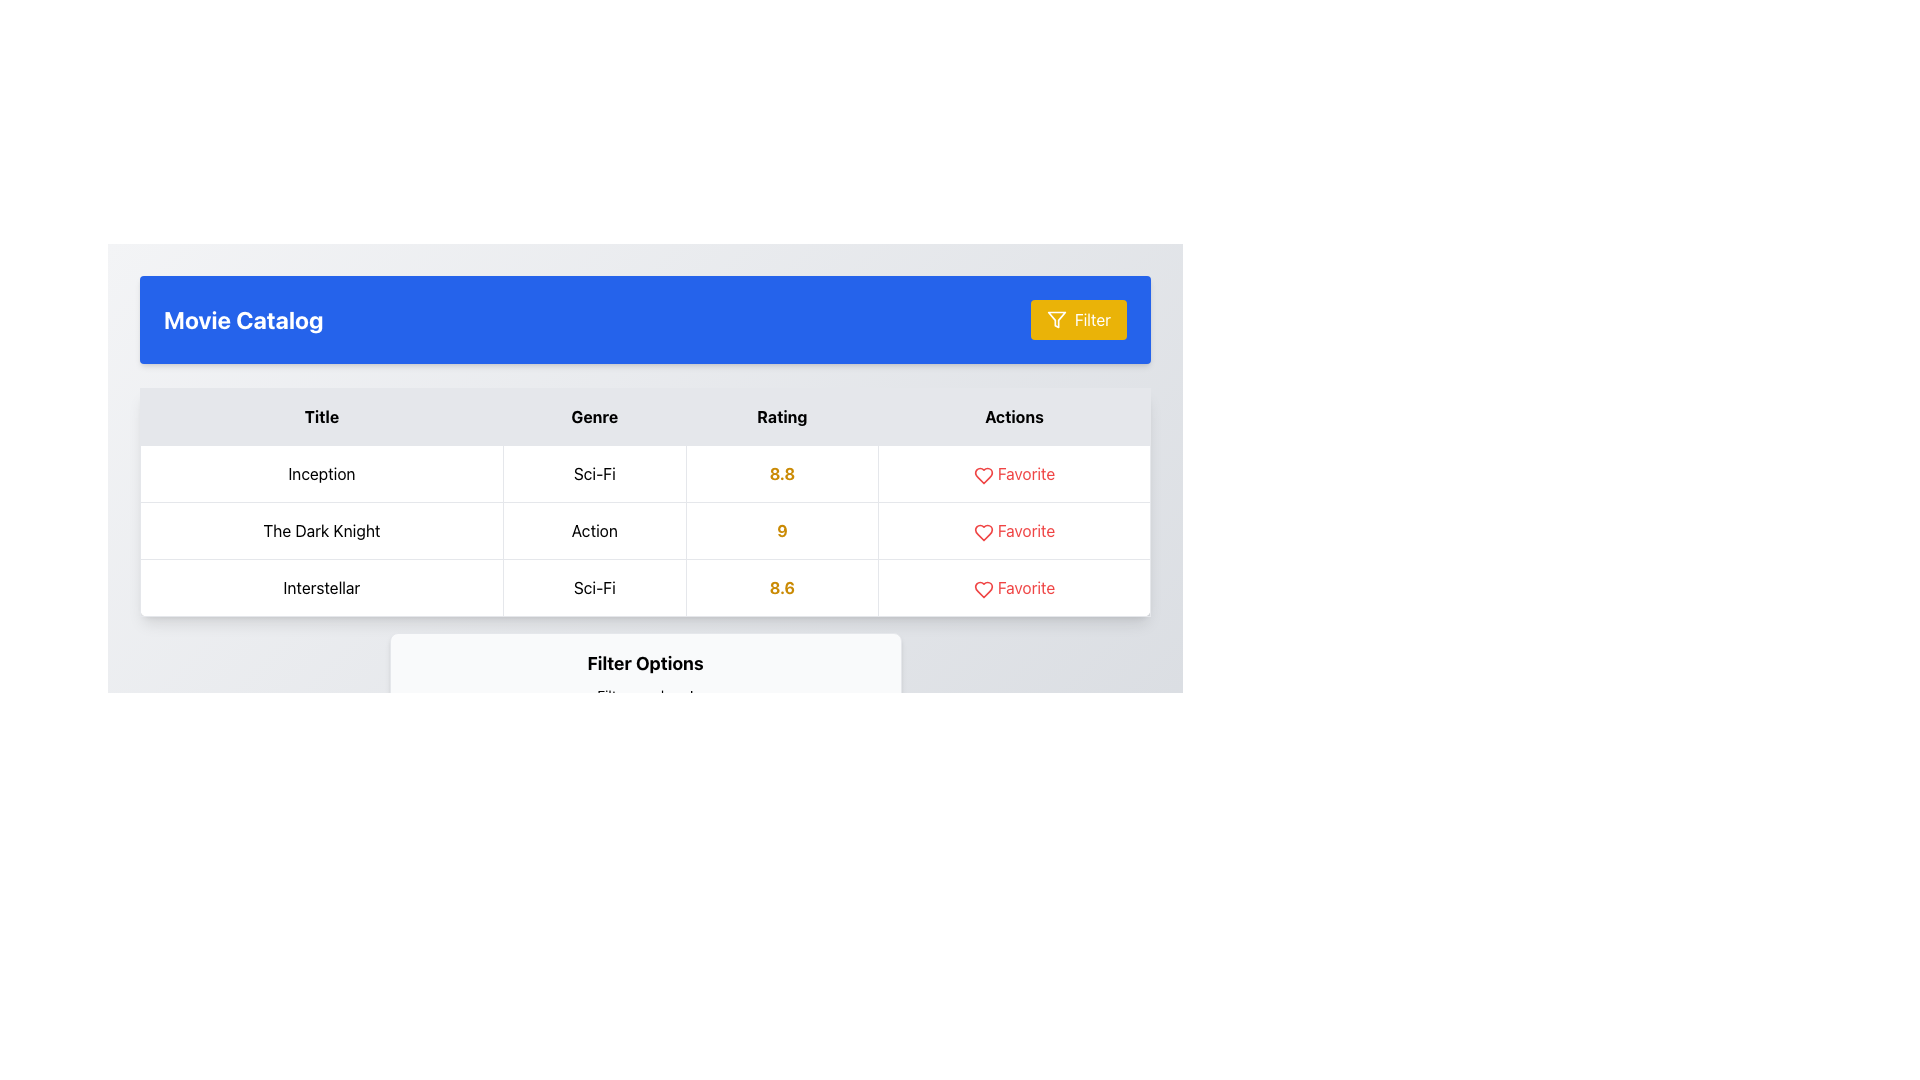  I want to click on the 'Sci-Fi' text label located under the 'Genre' column for the 'Inception' row in the table layout, so click(593, 474).